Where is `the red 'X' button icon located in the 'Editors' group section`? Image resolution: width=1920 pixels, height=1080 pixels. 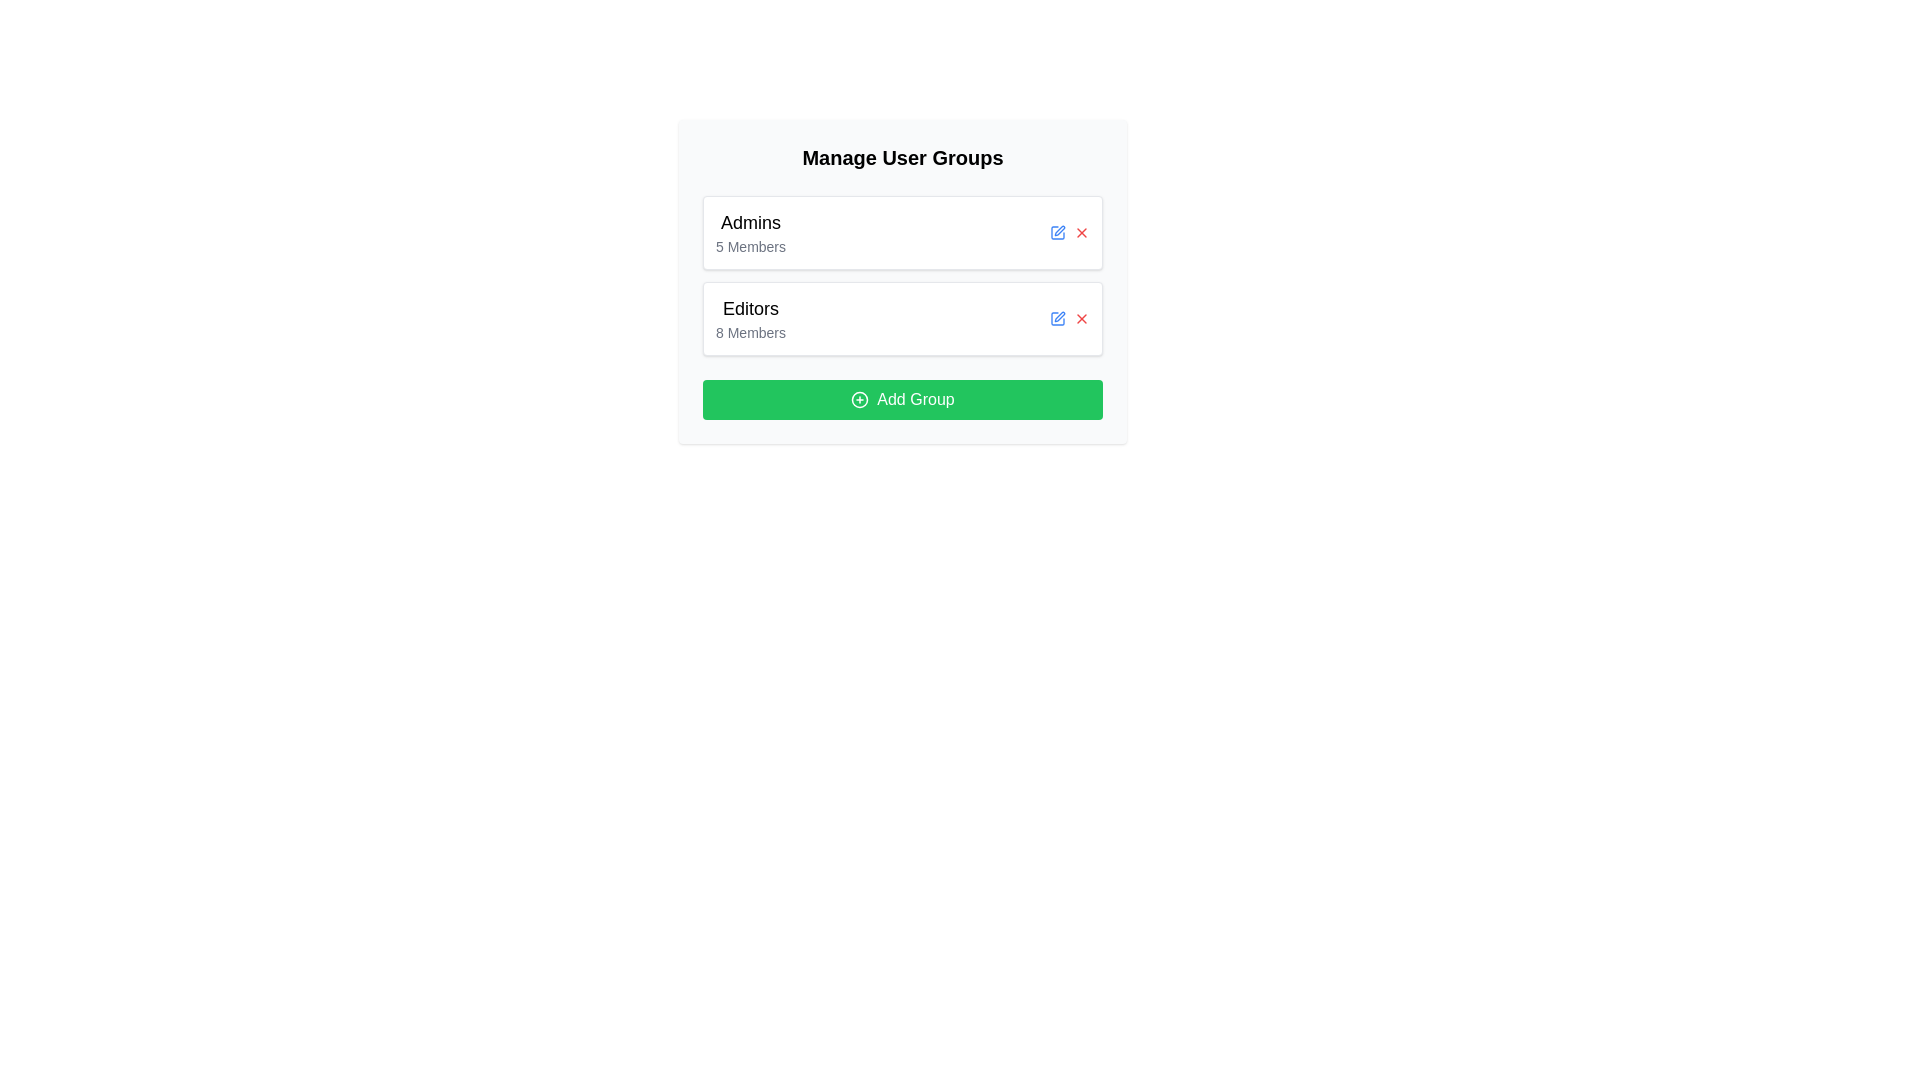
the red 'X' button icon located in the 'Editors' group section is located at coordinates (1080, 318).